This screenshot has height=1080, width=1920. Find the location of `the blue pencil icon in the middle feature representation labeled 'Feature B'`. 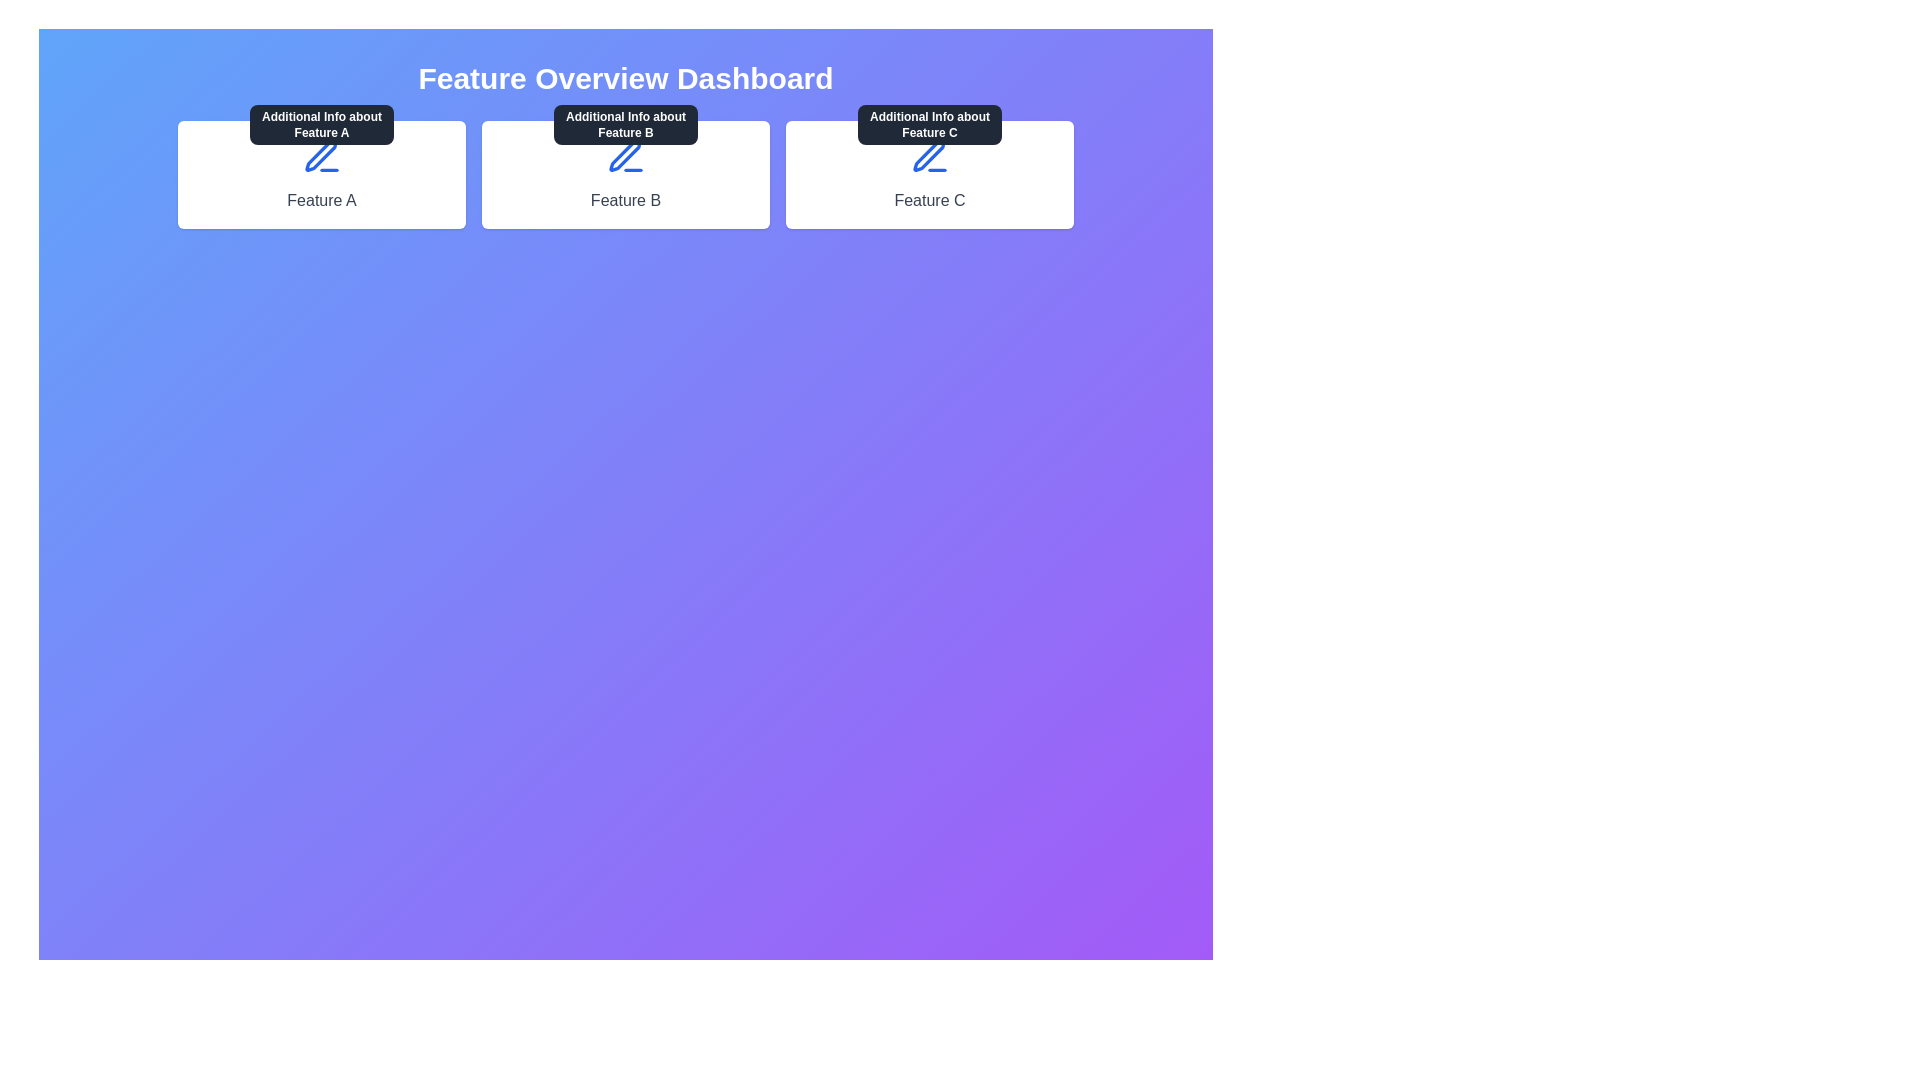

the blue pencil icon in the middle feature representation labeled 'Feature B' is located at coordinates (624, 155).